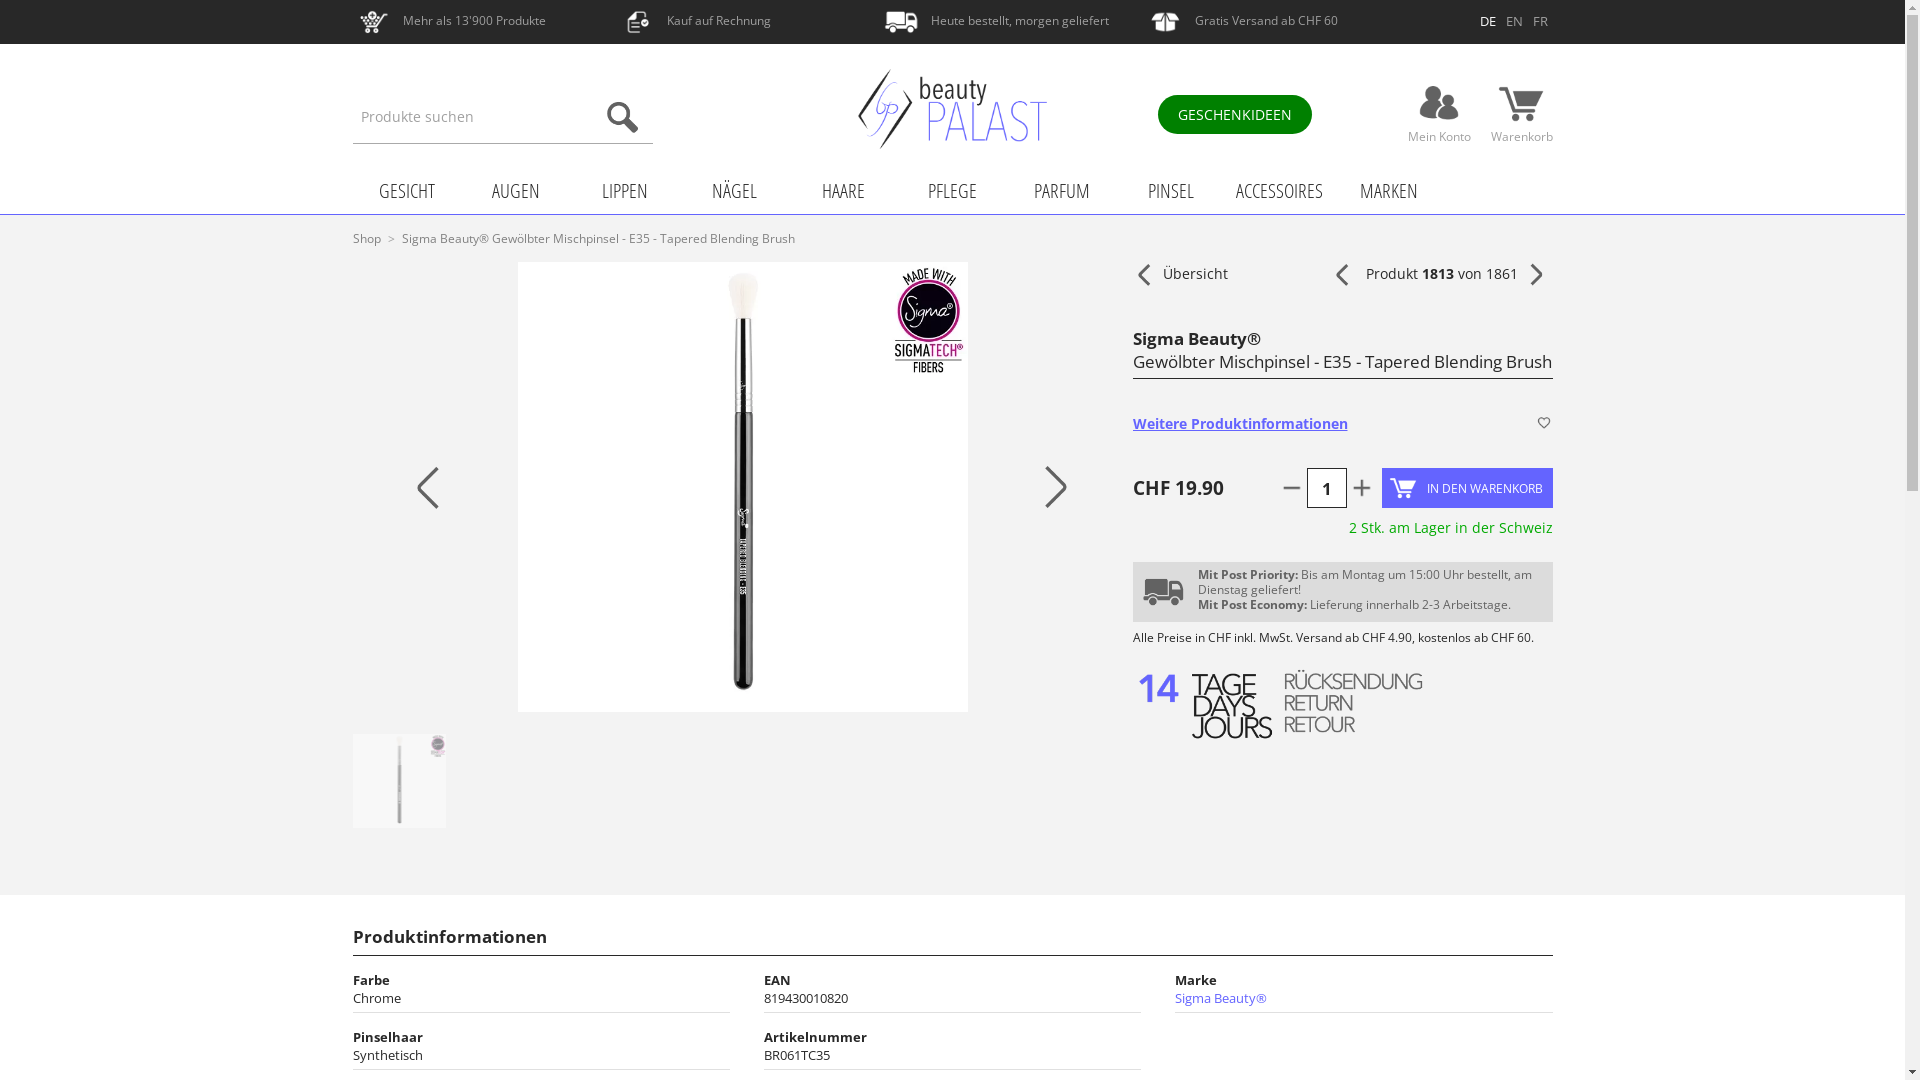  Describe the element at coordinates (1334, 192) in the screenshot. I see `'MARKEN'` at that location.